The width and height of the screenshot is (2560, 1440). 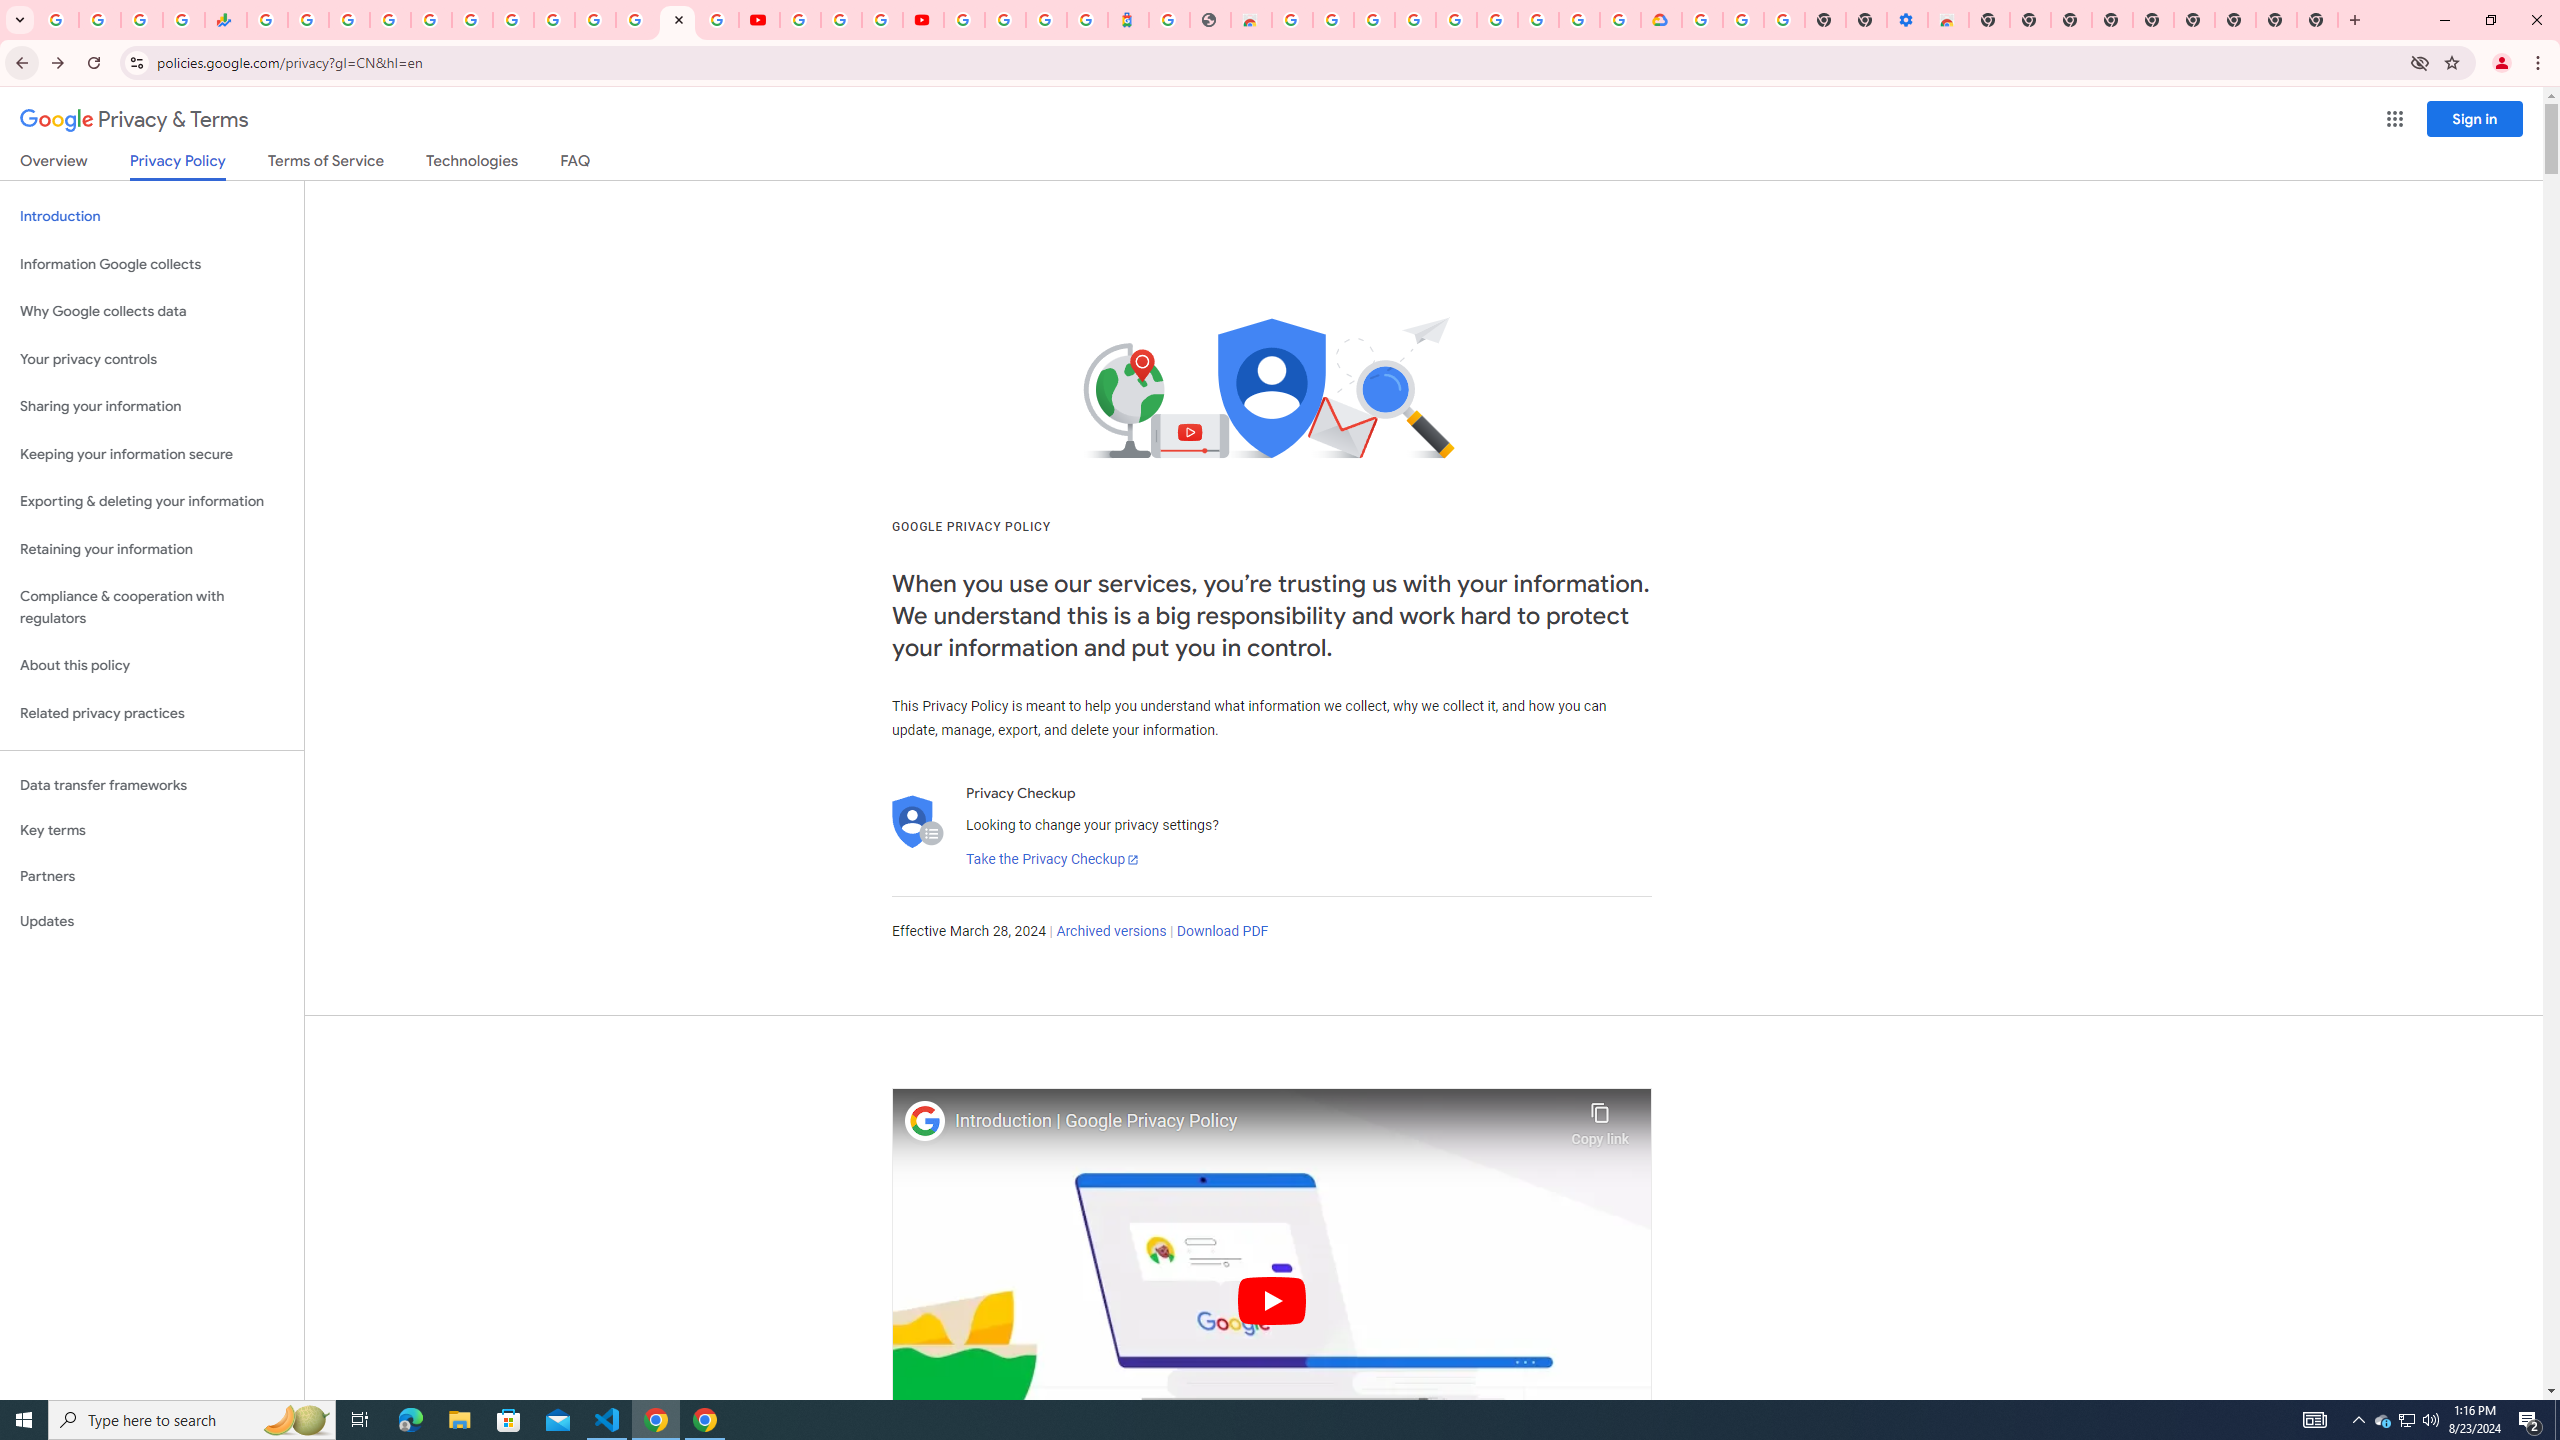 I want to click on 'Compliance & cooperation with regulators', so click(x=151, y=608).